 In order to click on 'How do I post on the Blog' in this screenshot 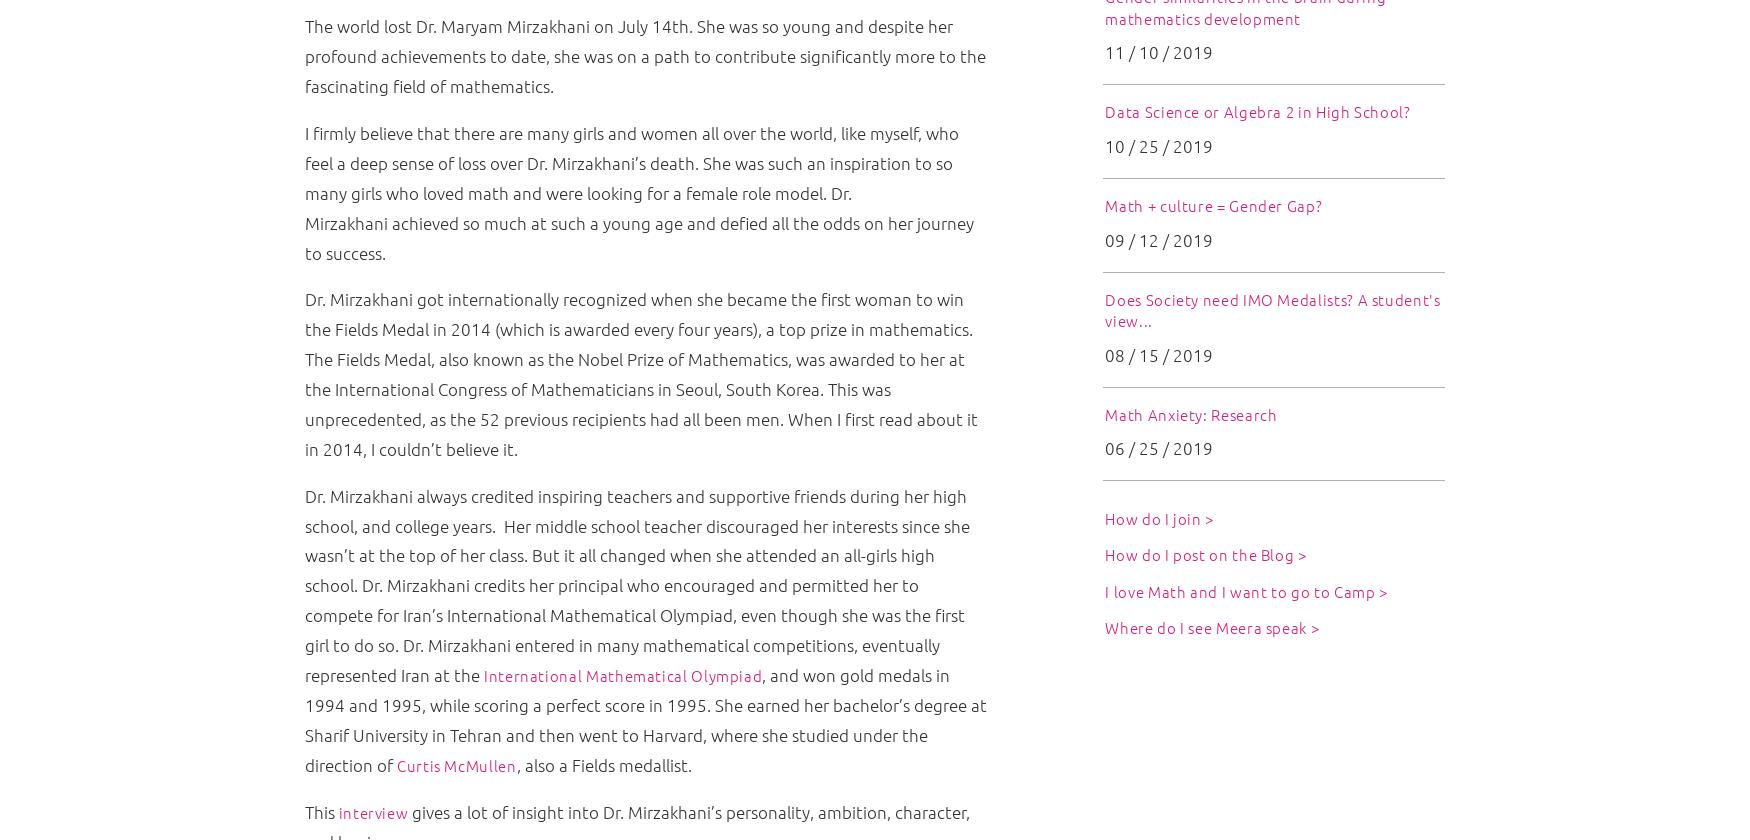, I will do `click(1199, 554)`.